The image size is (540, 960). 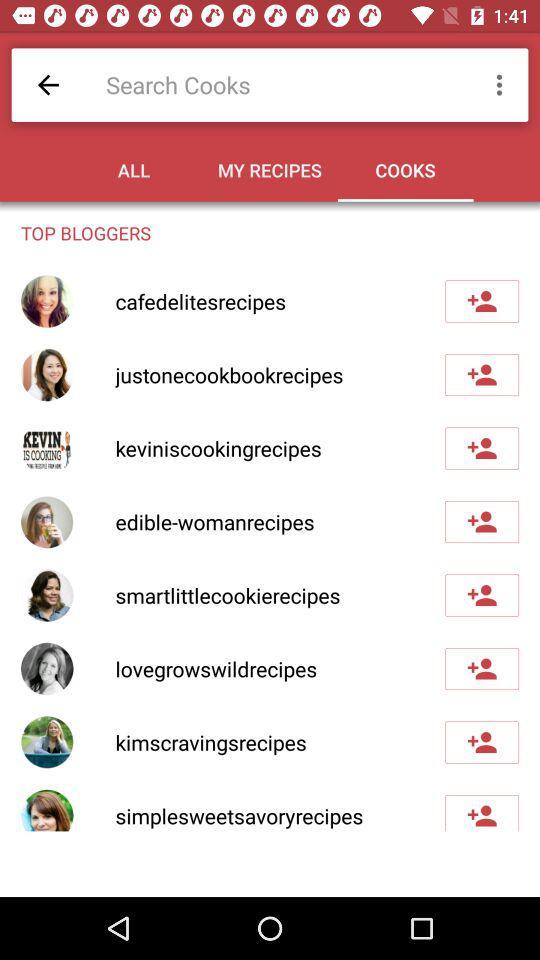 What do you see at coordinates (501, 85) in the screenshot?
I see `icon above the top bloggers item` at bounding box center [501, 85].